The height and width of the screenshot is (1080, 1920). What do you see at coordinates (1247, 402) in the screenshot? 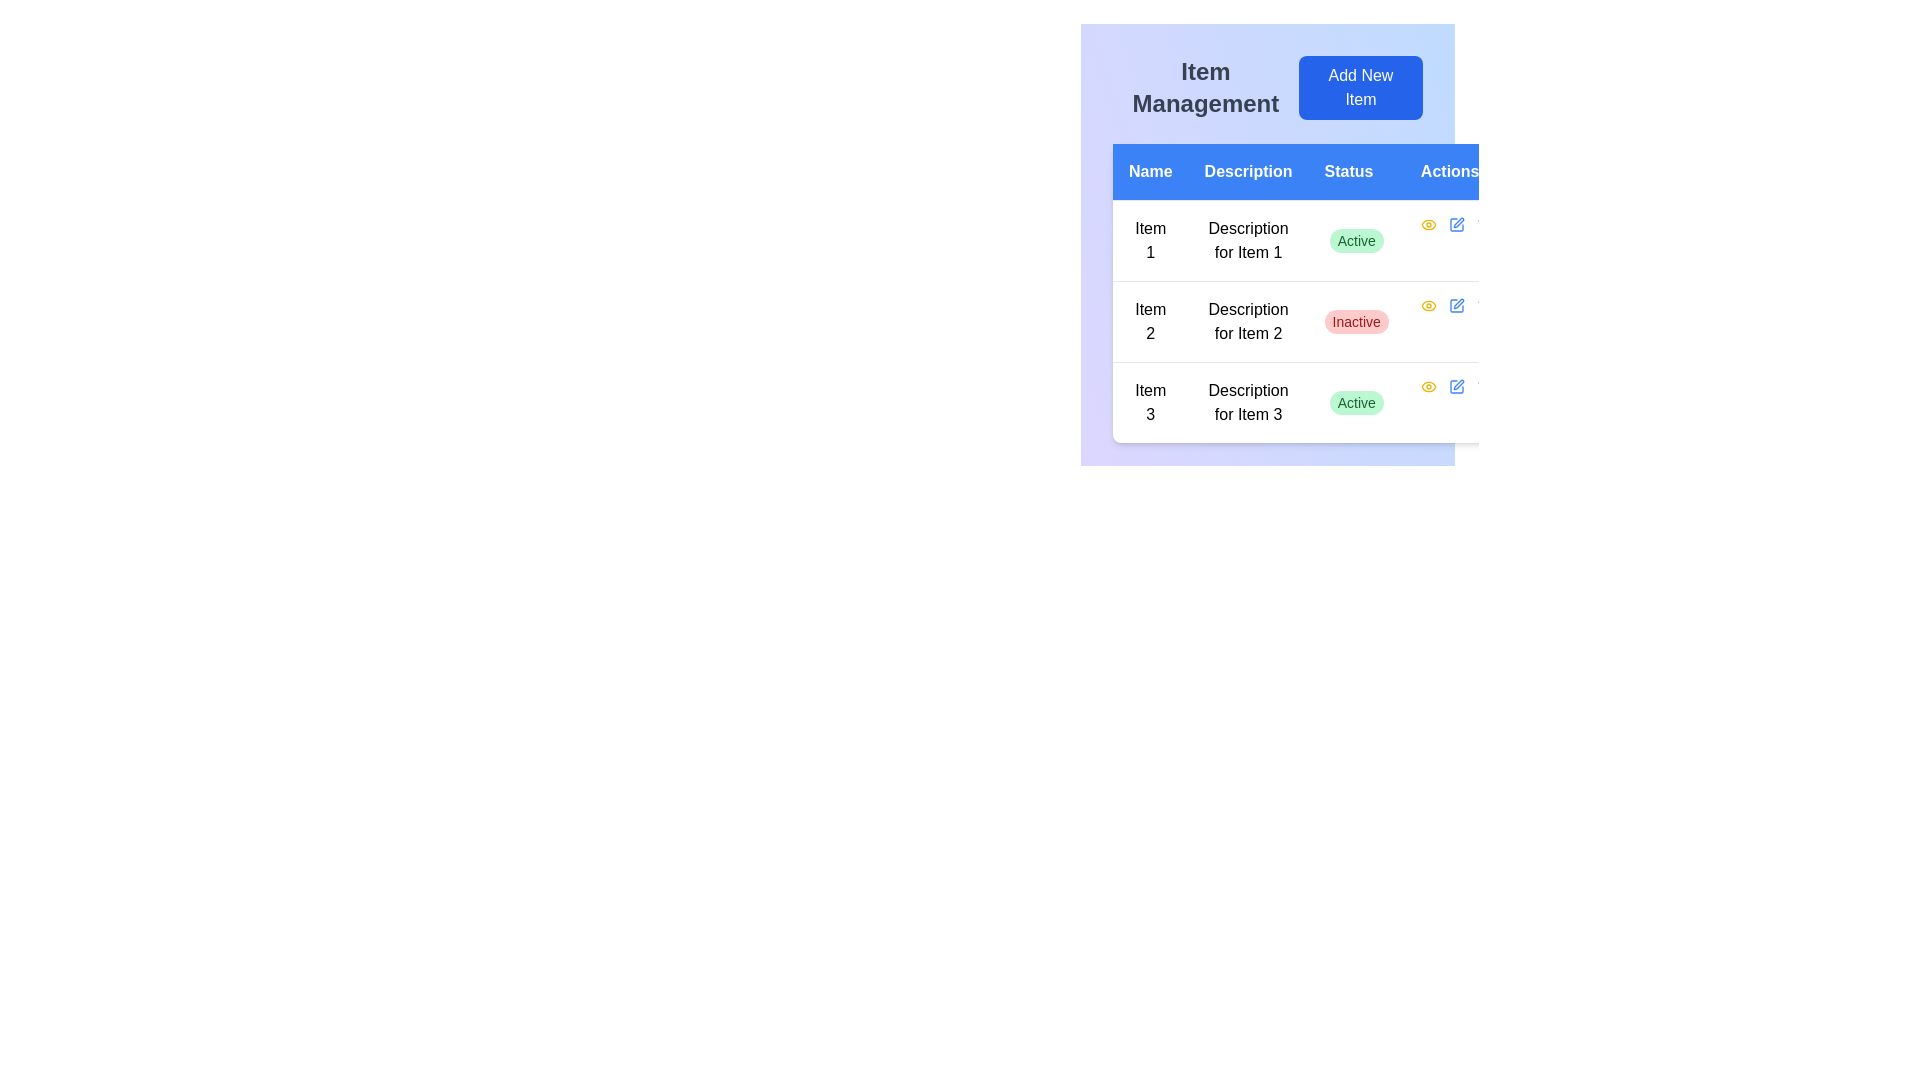
I see `the text label reading 'Description for Item 3' located in the third row of the 'Description' column` at bounding box center [1247, 402].